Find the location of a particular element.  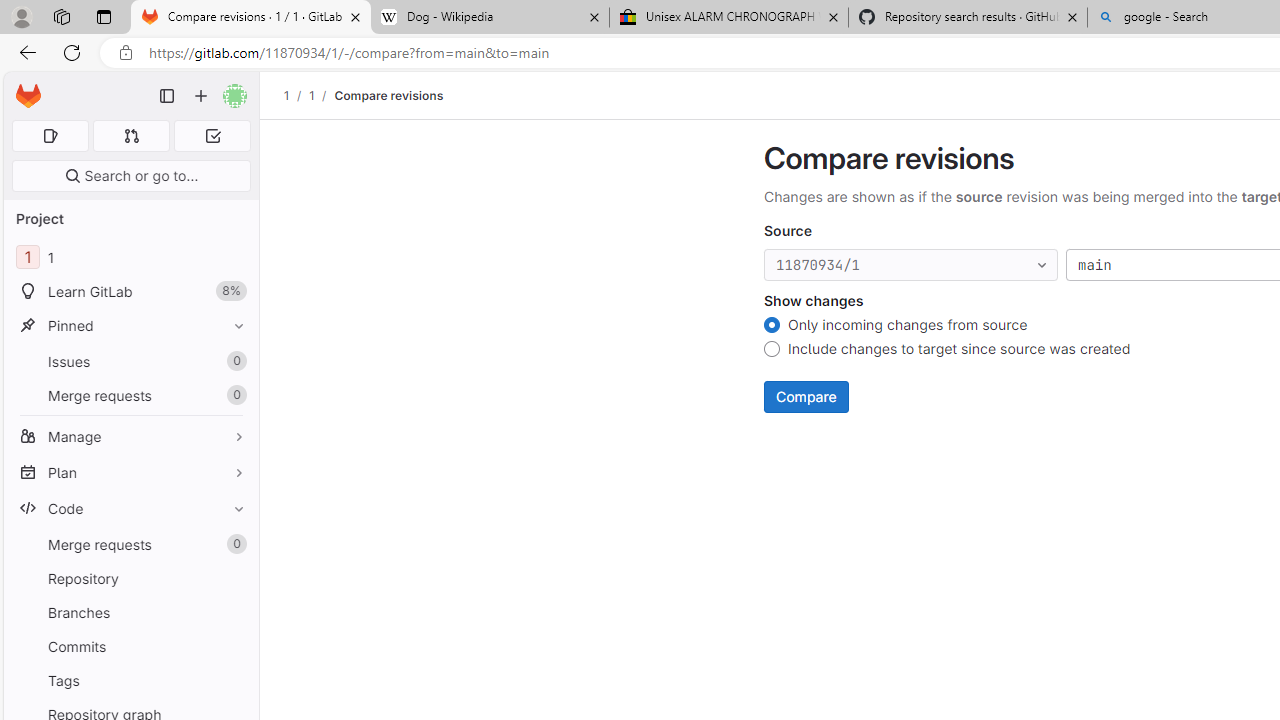

'Branches' is located at coordinates (130, 611).